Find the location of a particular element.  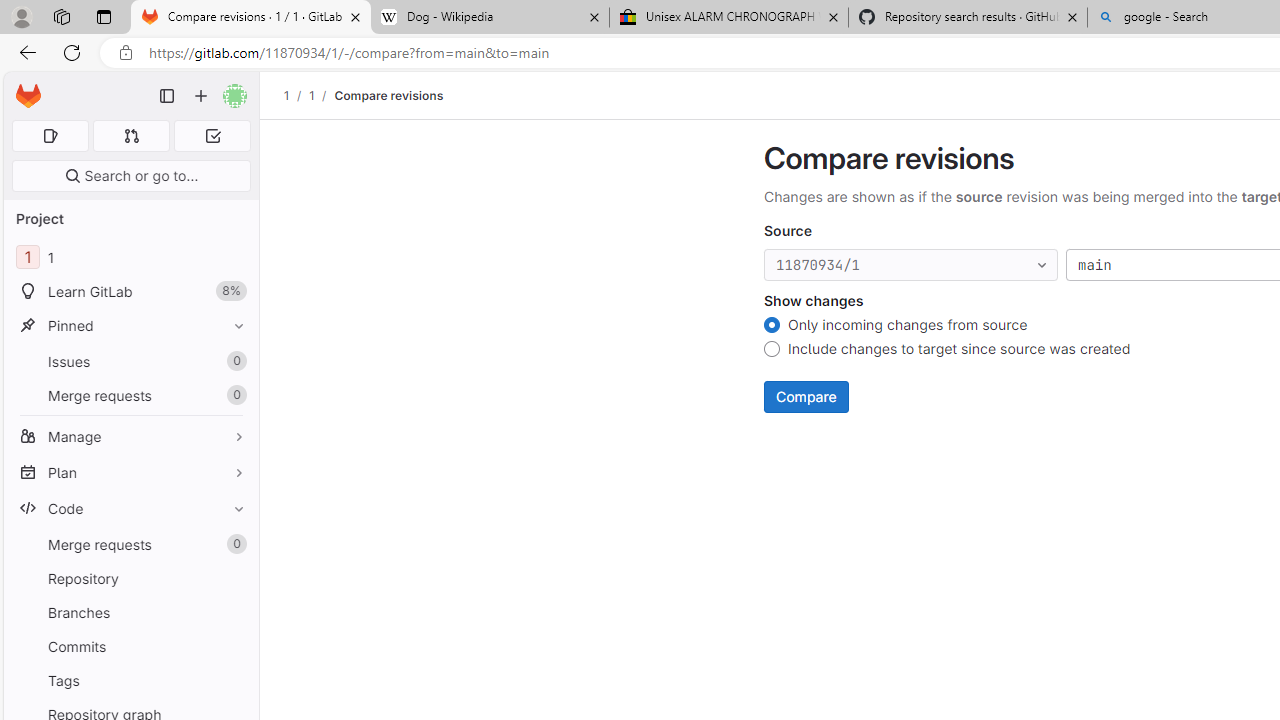

'Branches' is located at coordinates (130, 611).